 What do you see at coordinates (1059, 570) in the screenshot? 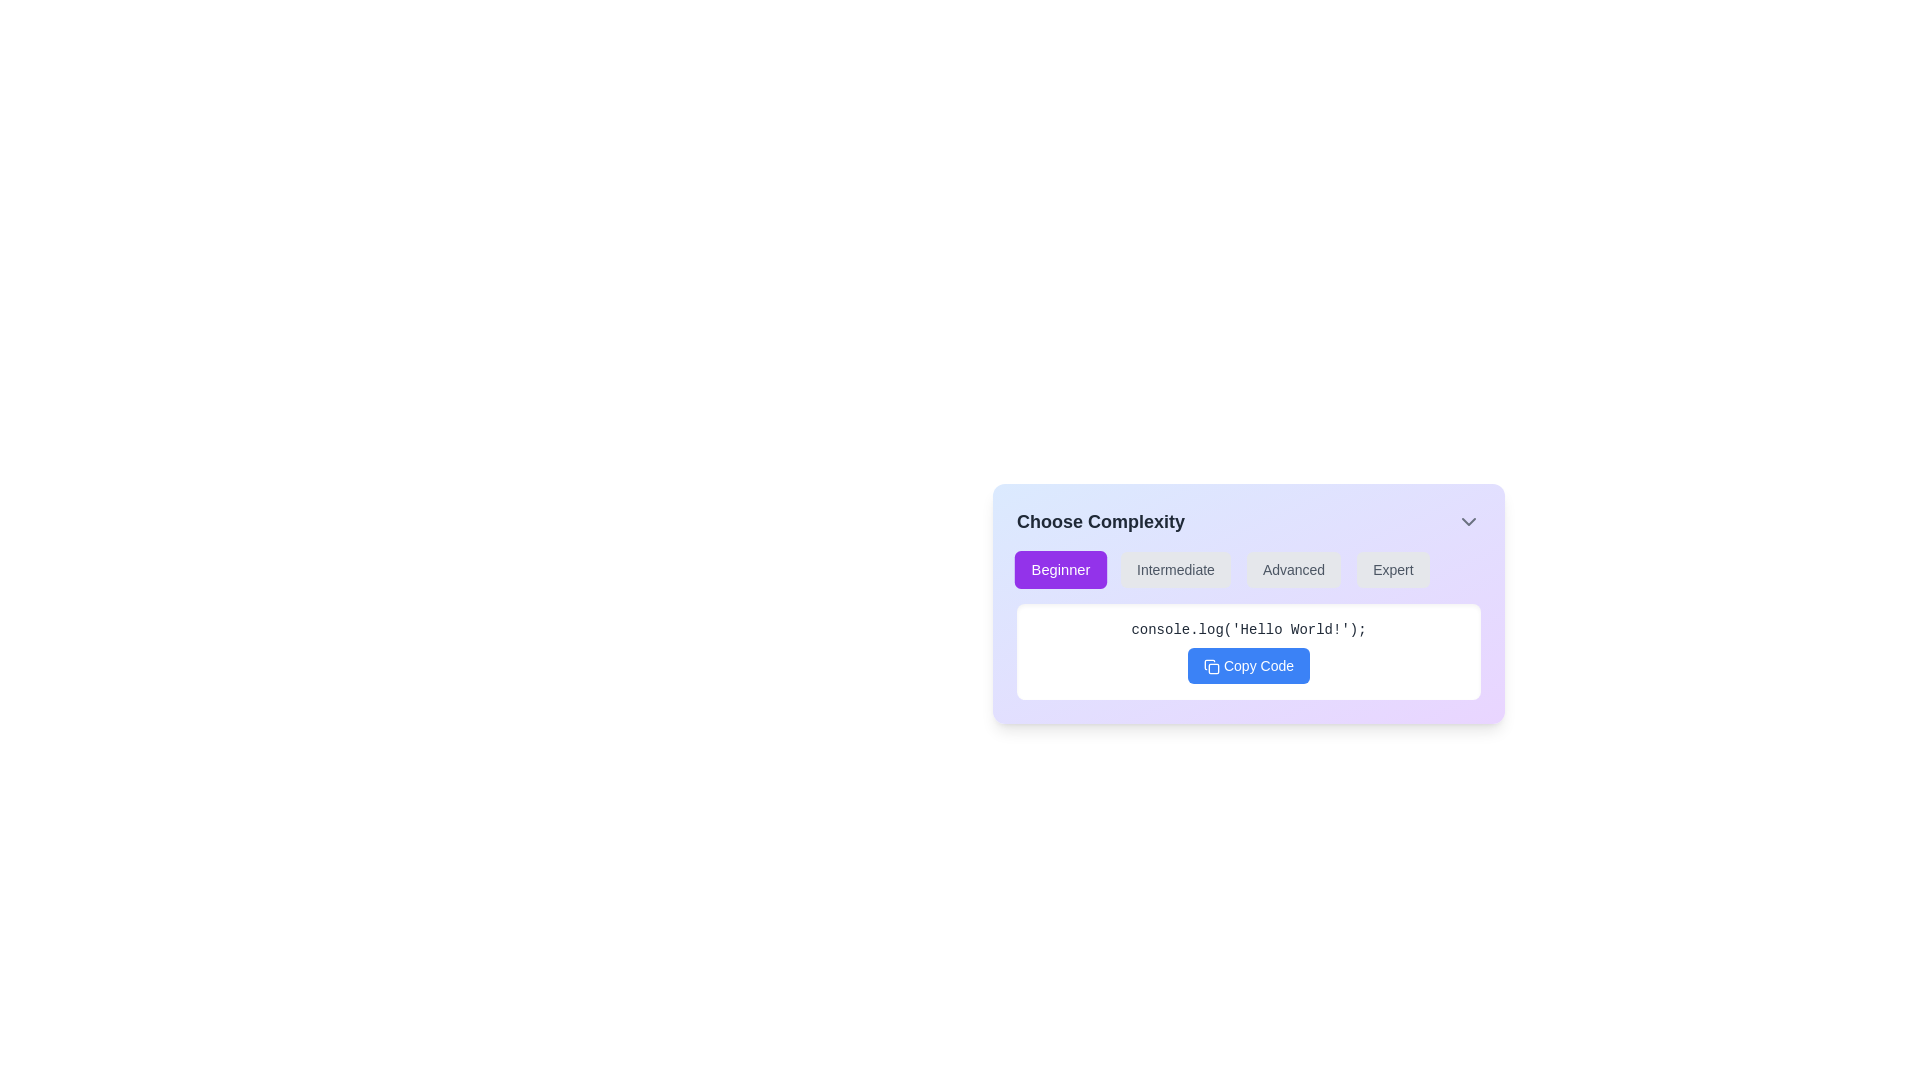
I see `the 'Beginner' difficulty button in the complexity selection interface` at bounding box center [1059, 570].